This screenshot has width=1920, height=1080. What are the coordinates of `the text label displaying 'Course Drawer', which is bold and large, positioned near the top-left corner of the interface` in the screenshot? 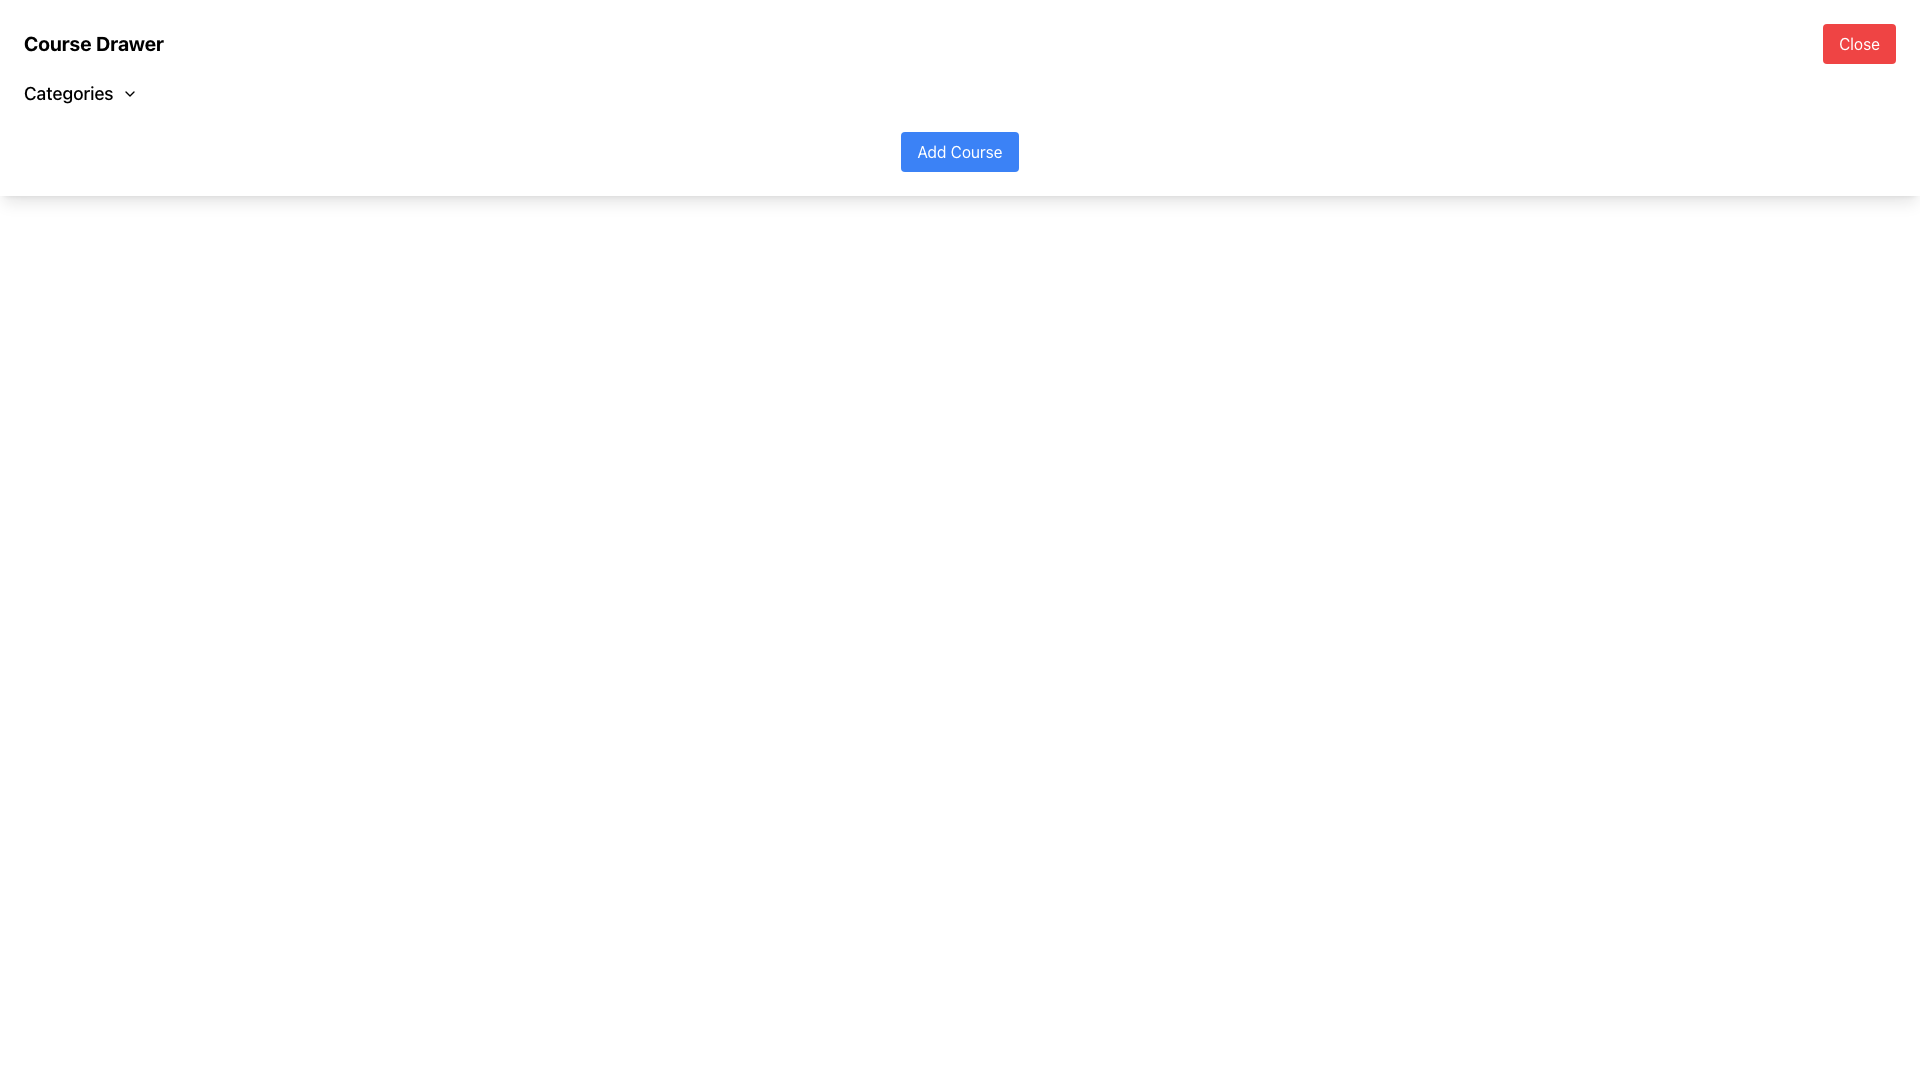 It's located at (92, 43).